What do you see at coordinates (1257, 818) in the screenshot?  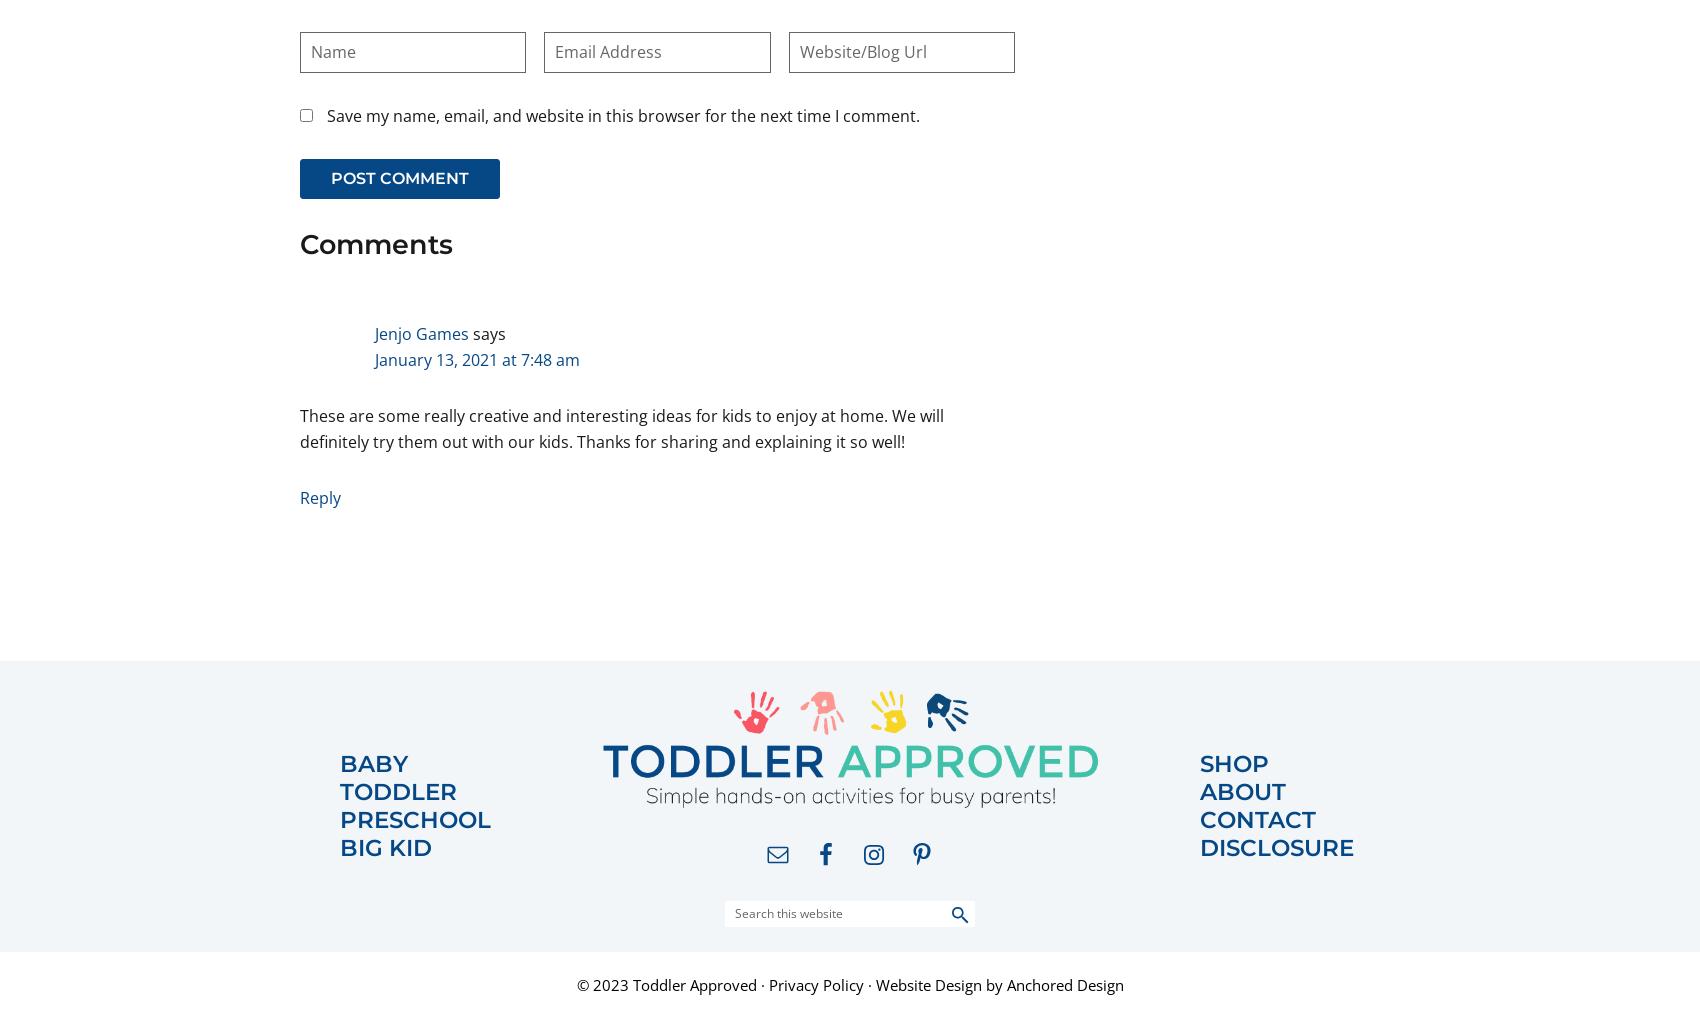 I see `'Contact'` at bounding box center [1257, 818].